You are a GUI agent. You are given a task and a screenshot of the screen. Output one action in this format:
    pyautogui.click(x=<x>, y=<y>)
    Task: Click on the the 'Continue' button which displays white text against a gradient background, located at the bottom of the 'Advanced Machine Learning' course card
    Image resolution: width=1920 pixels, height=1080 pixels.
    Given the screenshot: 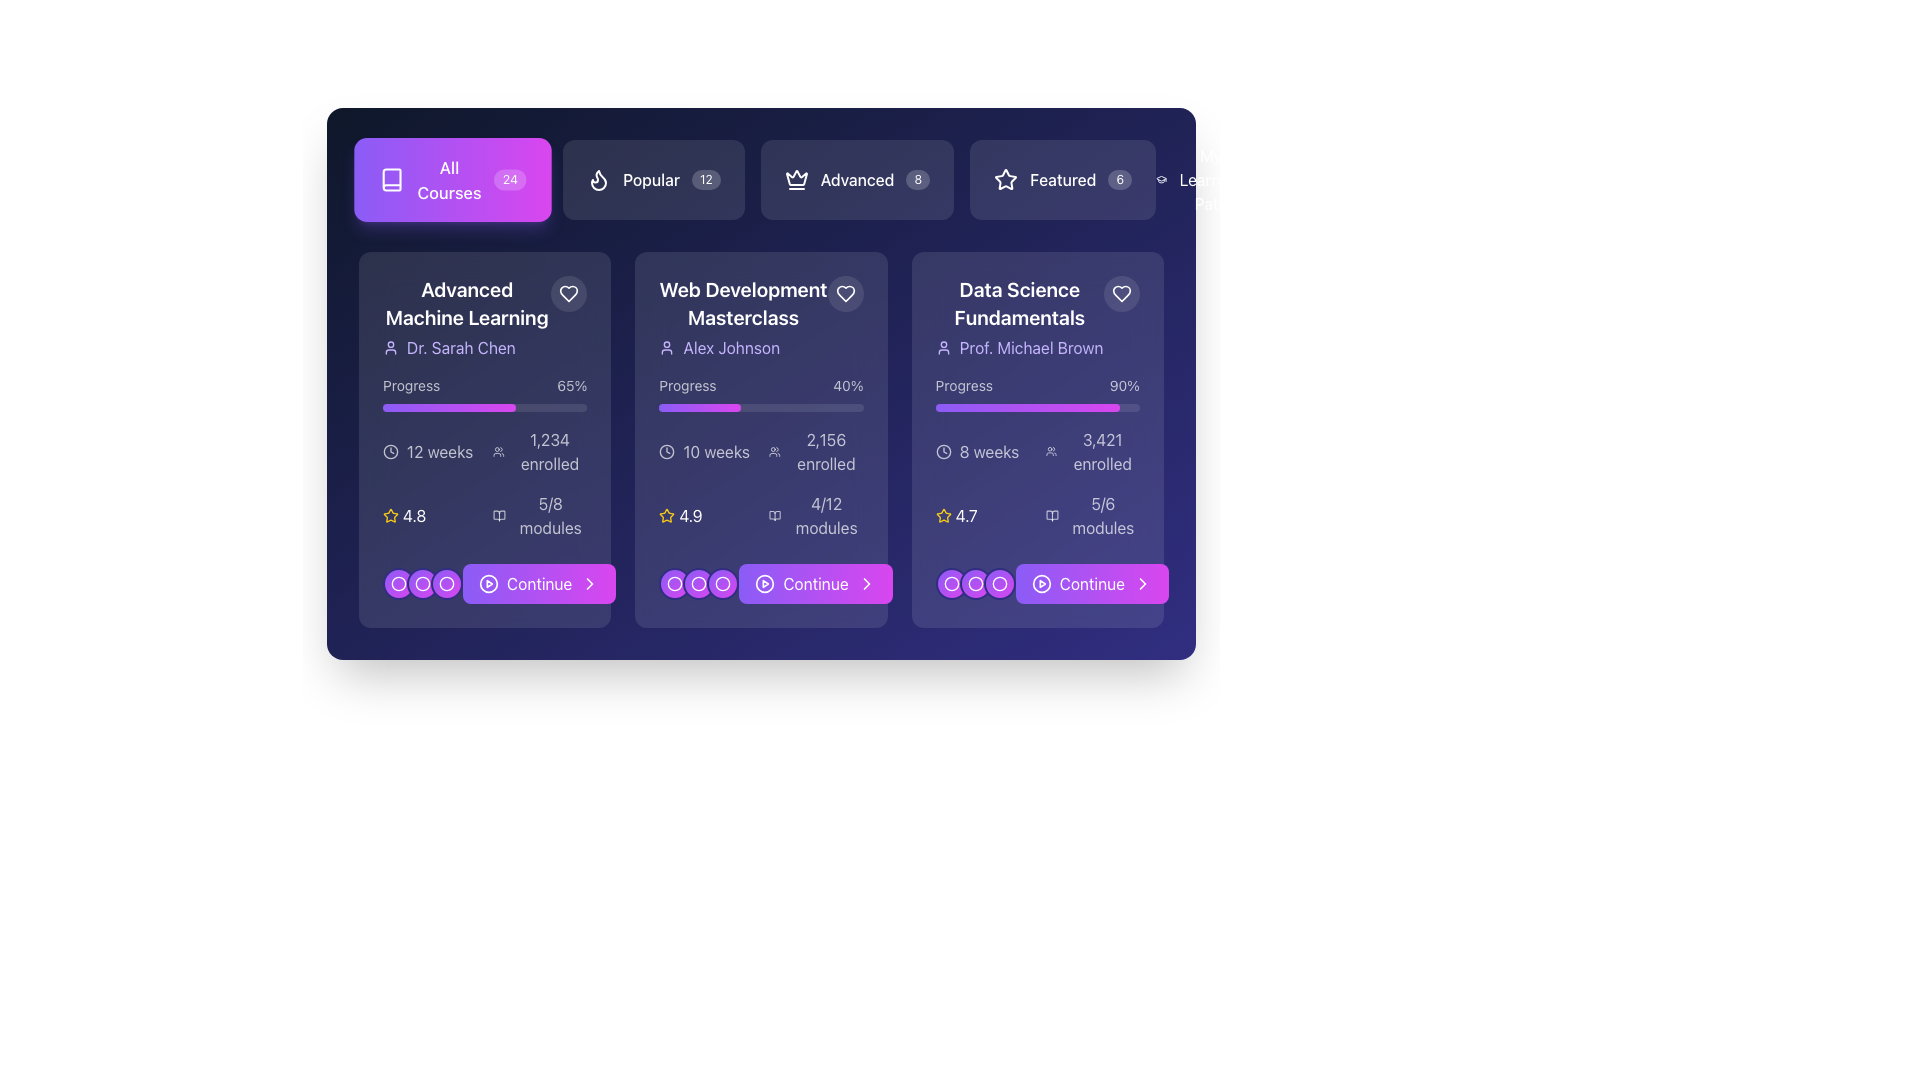 What is the action you would take?
    pyautogui.click(x=539, y=583)
    